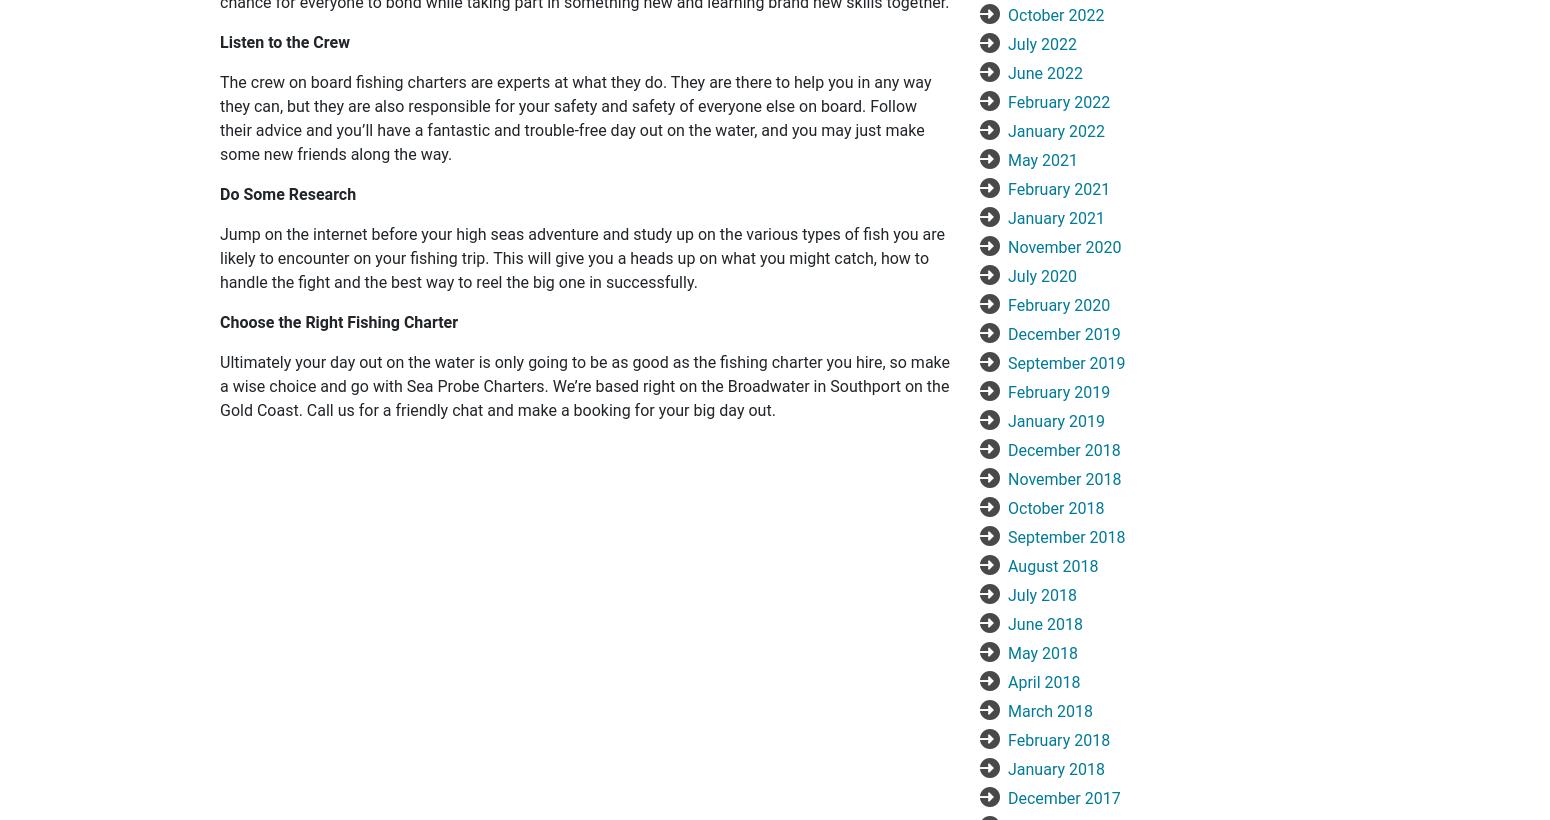 The height and width of the screenshot is (820, 1550). I want to click on 'February 2020', so click(1058, 304).